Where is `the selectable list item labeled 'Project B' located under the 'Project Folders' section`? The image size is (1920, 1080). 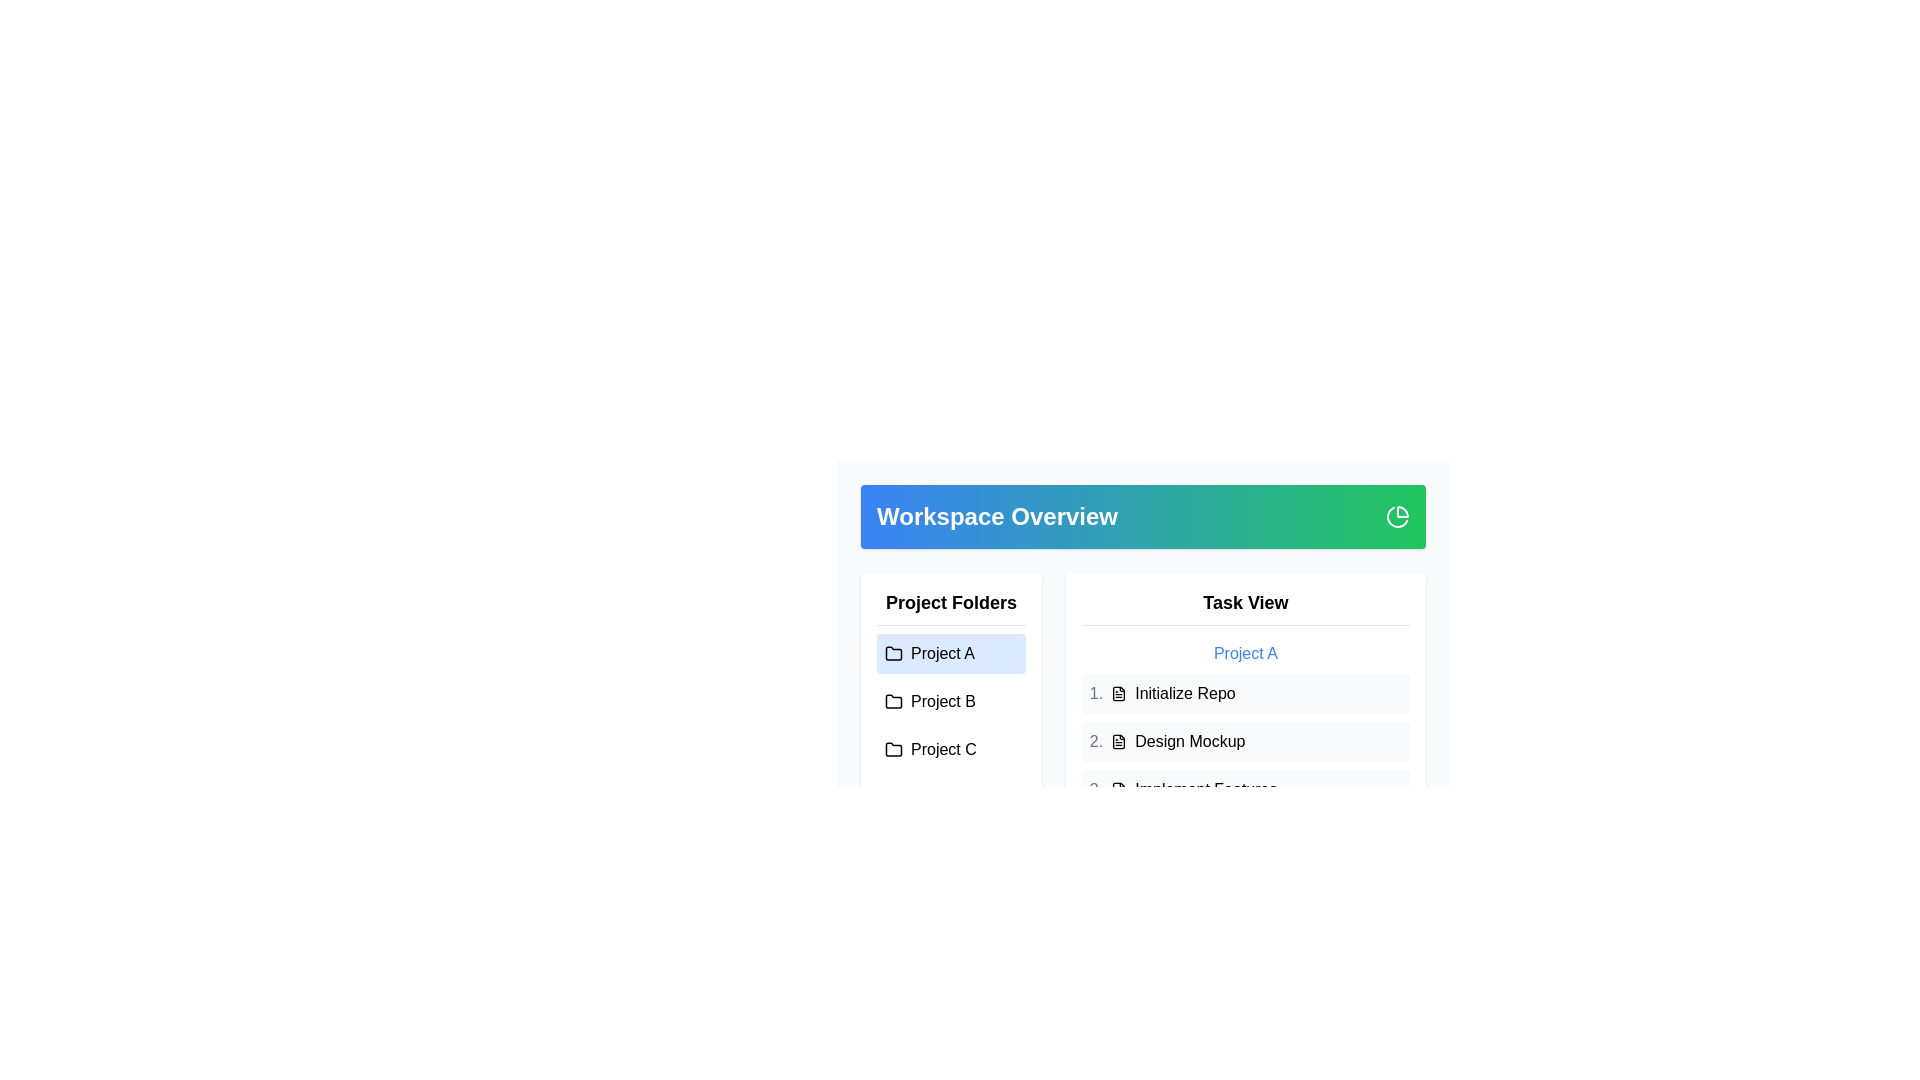
the selectable list item labeled 'Project B' located under the 'Project Folders' section is located at coordinates (950, 701).